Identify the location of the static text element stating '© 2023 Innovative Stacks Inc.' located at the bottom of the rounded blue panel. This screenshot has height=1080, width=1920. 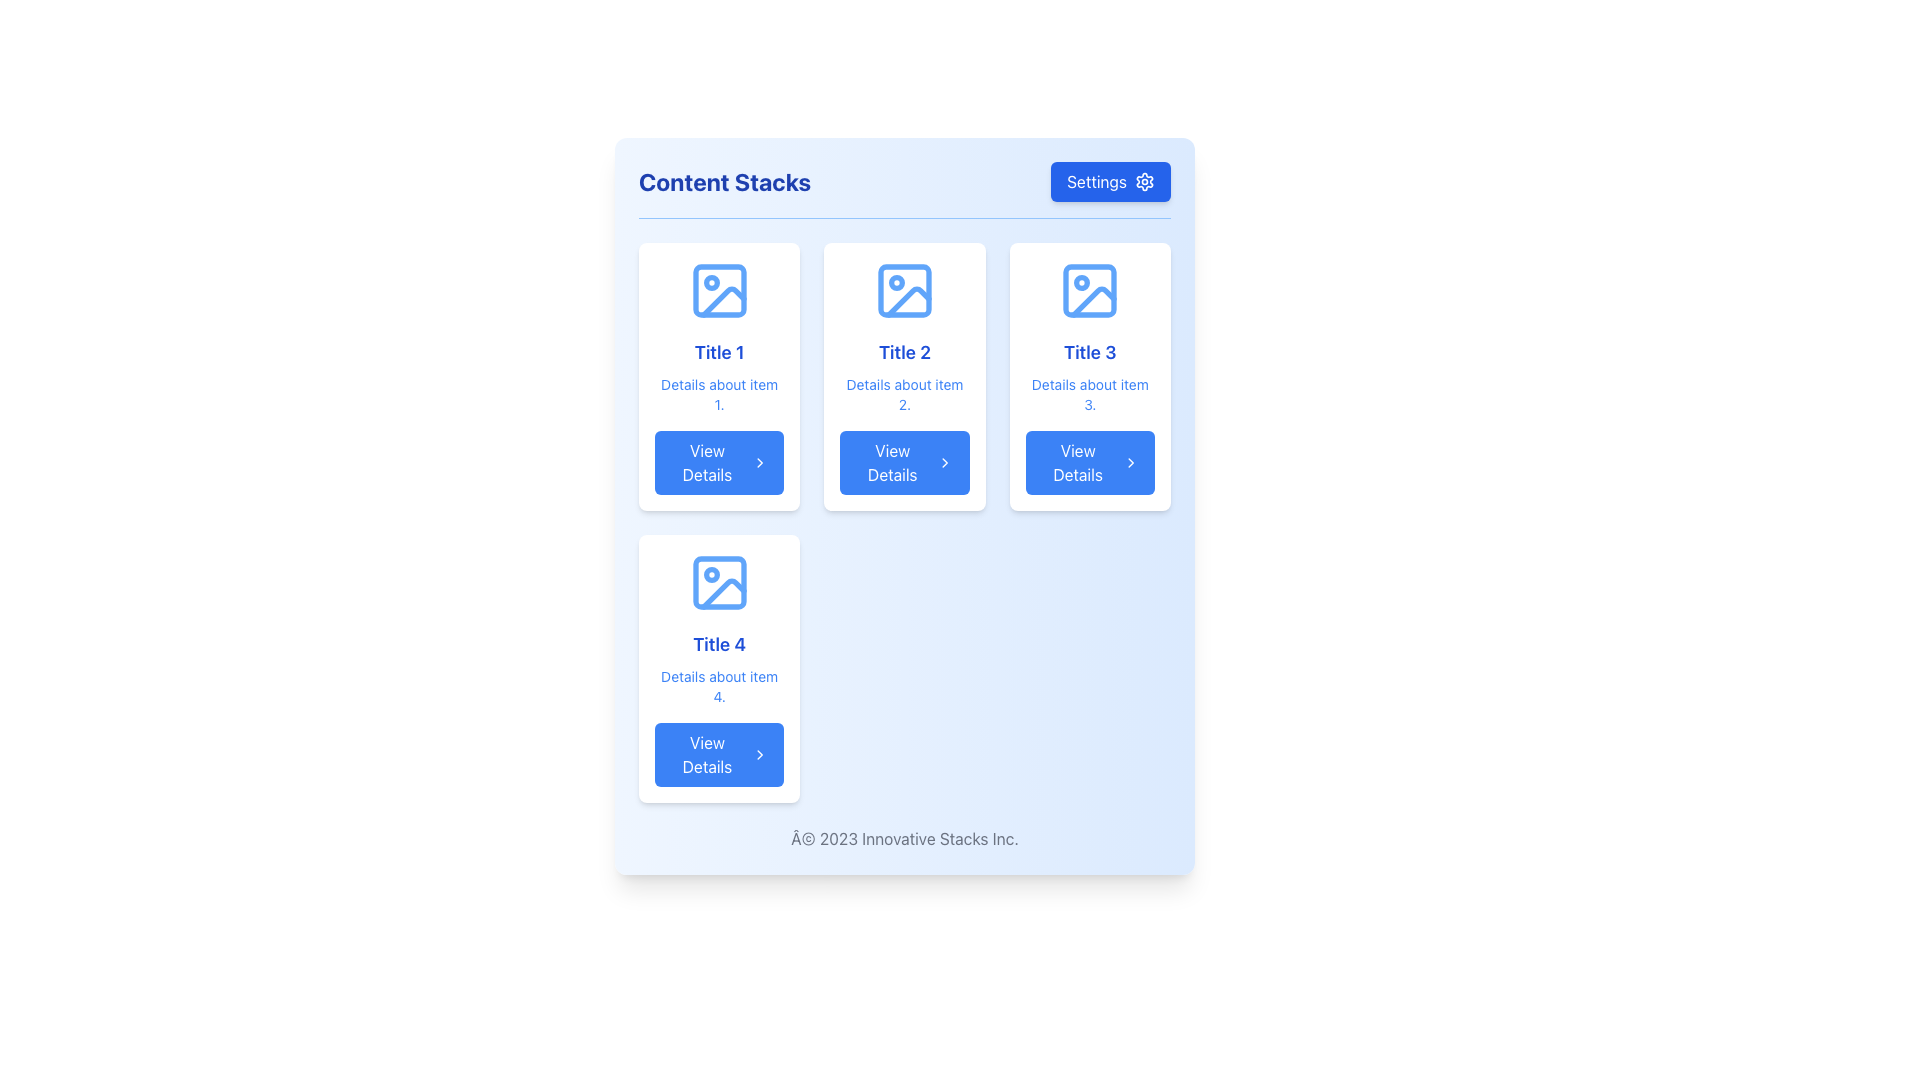
(904, 839).